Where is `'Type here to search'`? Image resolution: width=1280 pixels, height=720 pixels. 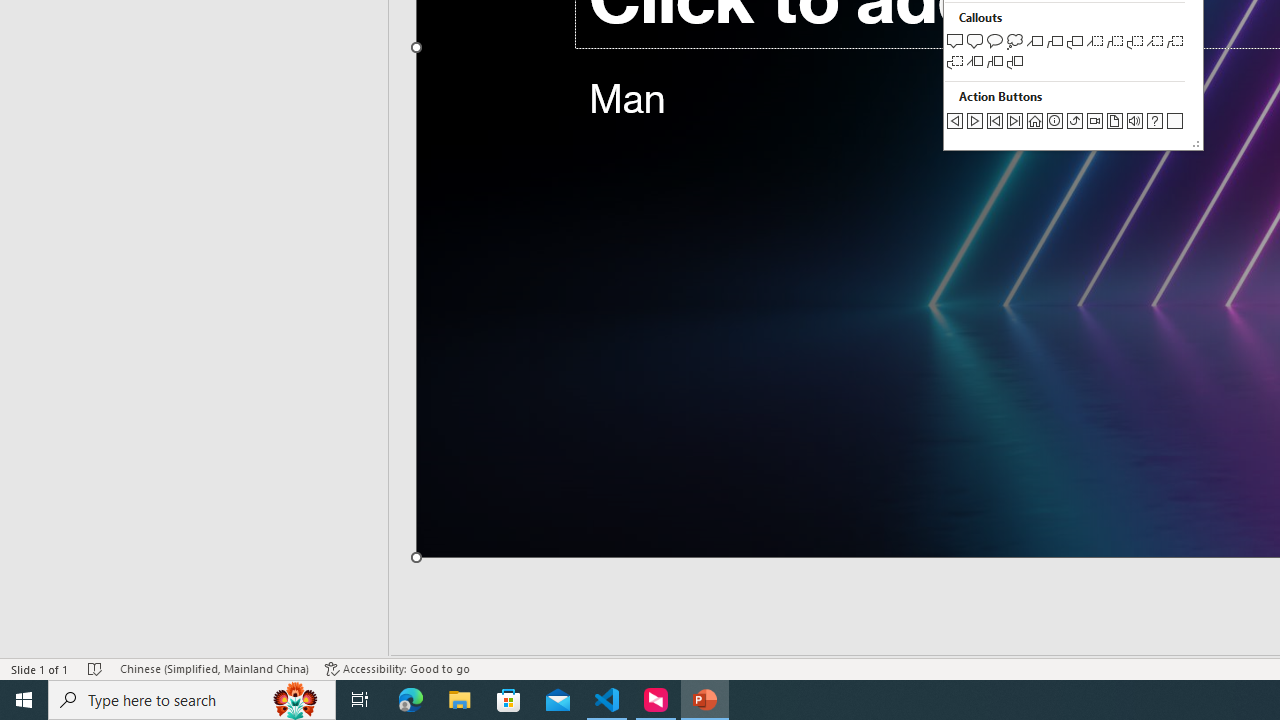
'Type here to search' is located at coordinates (192, 698).